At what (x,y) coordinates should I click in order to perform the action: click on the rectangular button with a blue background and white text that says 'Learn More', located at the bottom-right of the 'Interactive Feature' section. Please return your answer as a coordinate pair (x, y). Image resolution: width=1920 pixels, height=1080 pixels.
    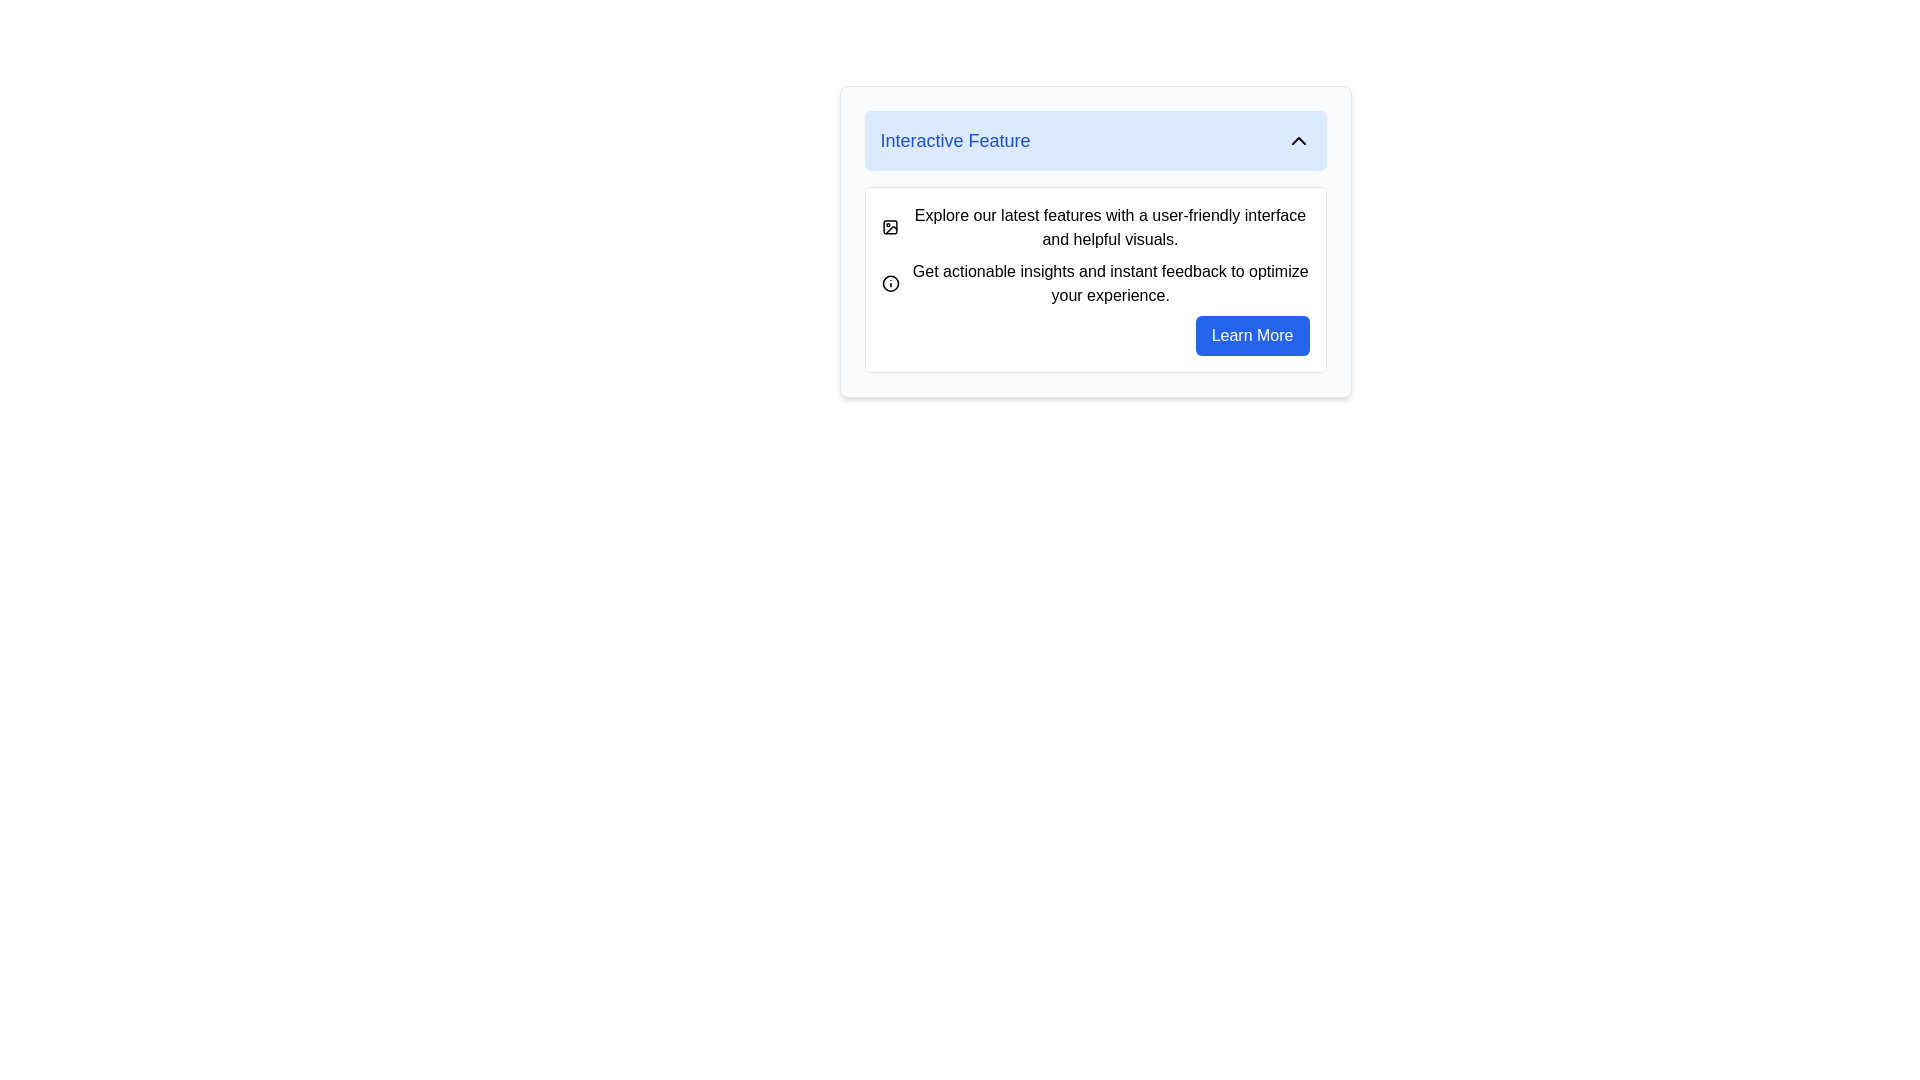
    Looking at the image, I should click on (1251, 334).